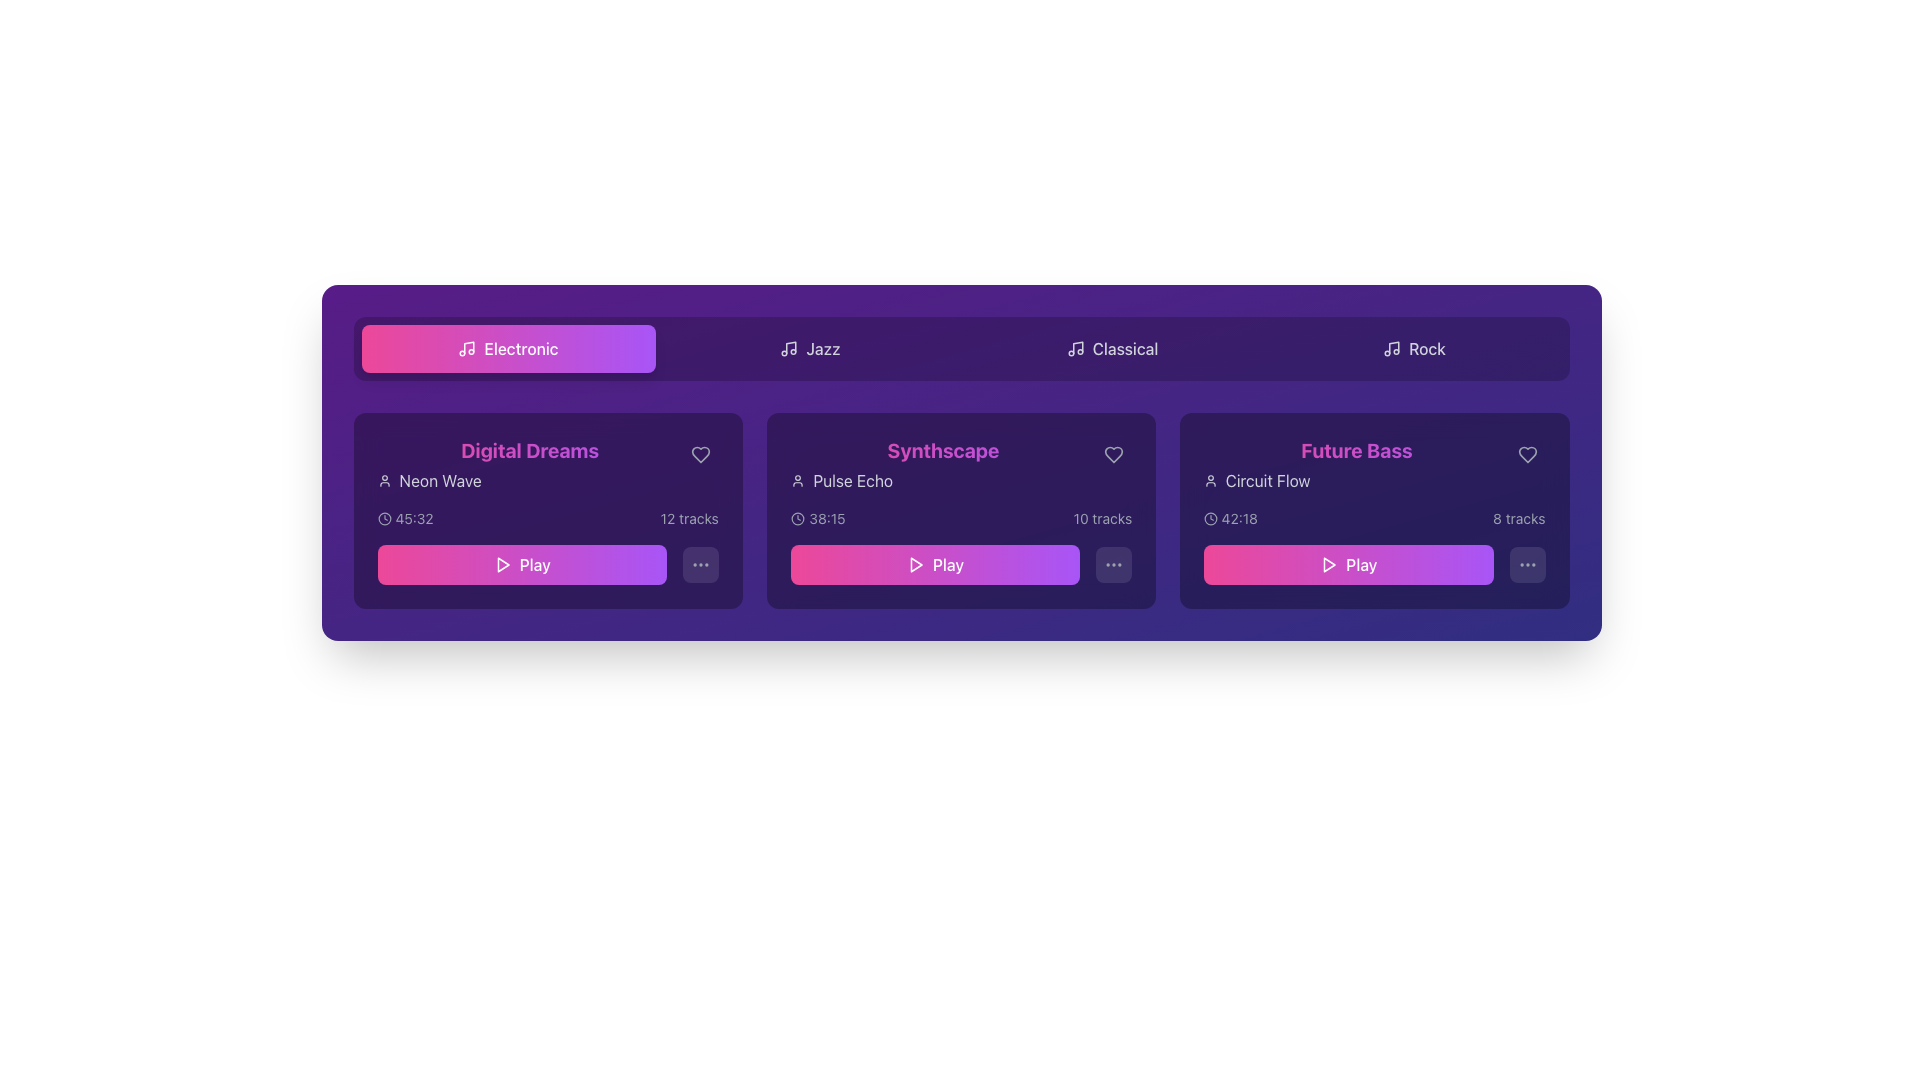 The width and height of the screenshot is (1920, 1080). Describe the element at coordinates (1413, 347) in the screenshot. I see `the 'Rock' button` at that location.